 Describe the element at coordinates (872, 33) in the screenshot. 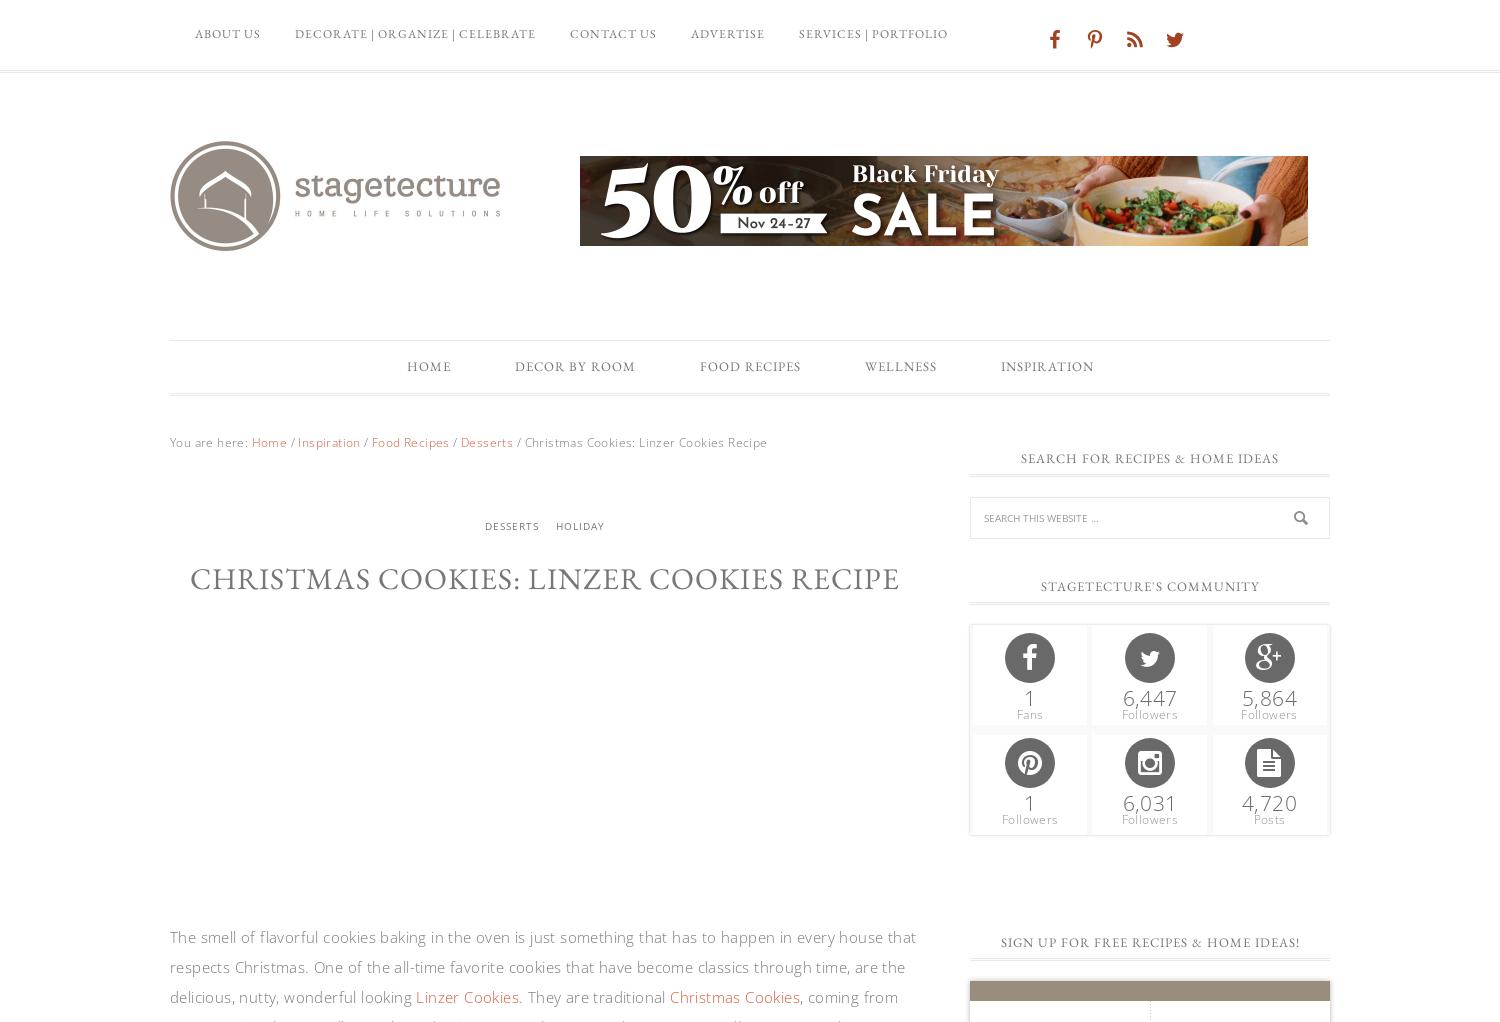

I see `'Services | Portfolio'` at that location.